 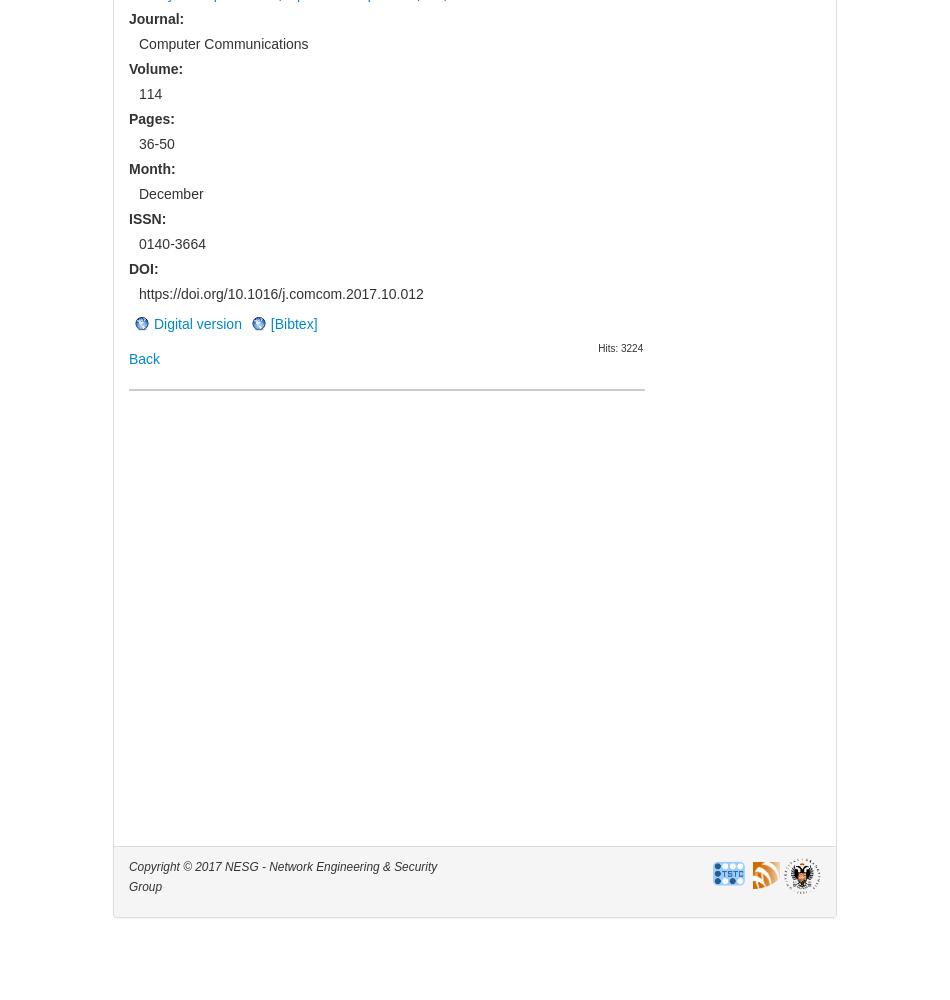 I want to click on 'DOI:', so click(x=143, y=268).